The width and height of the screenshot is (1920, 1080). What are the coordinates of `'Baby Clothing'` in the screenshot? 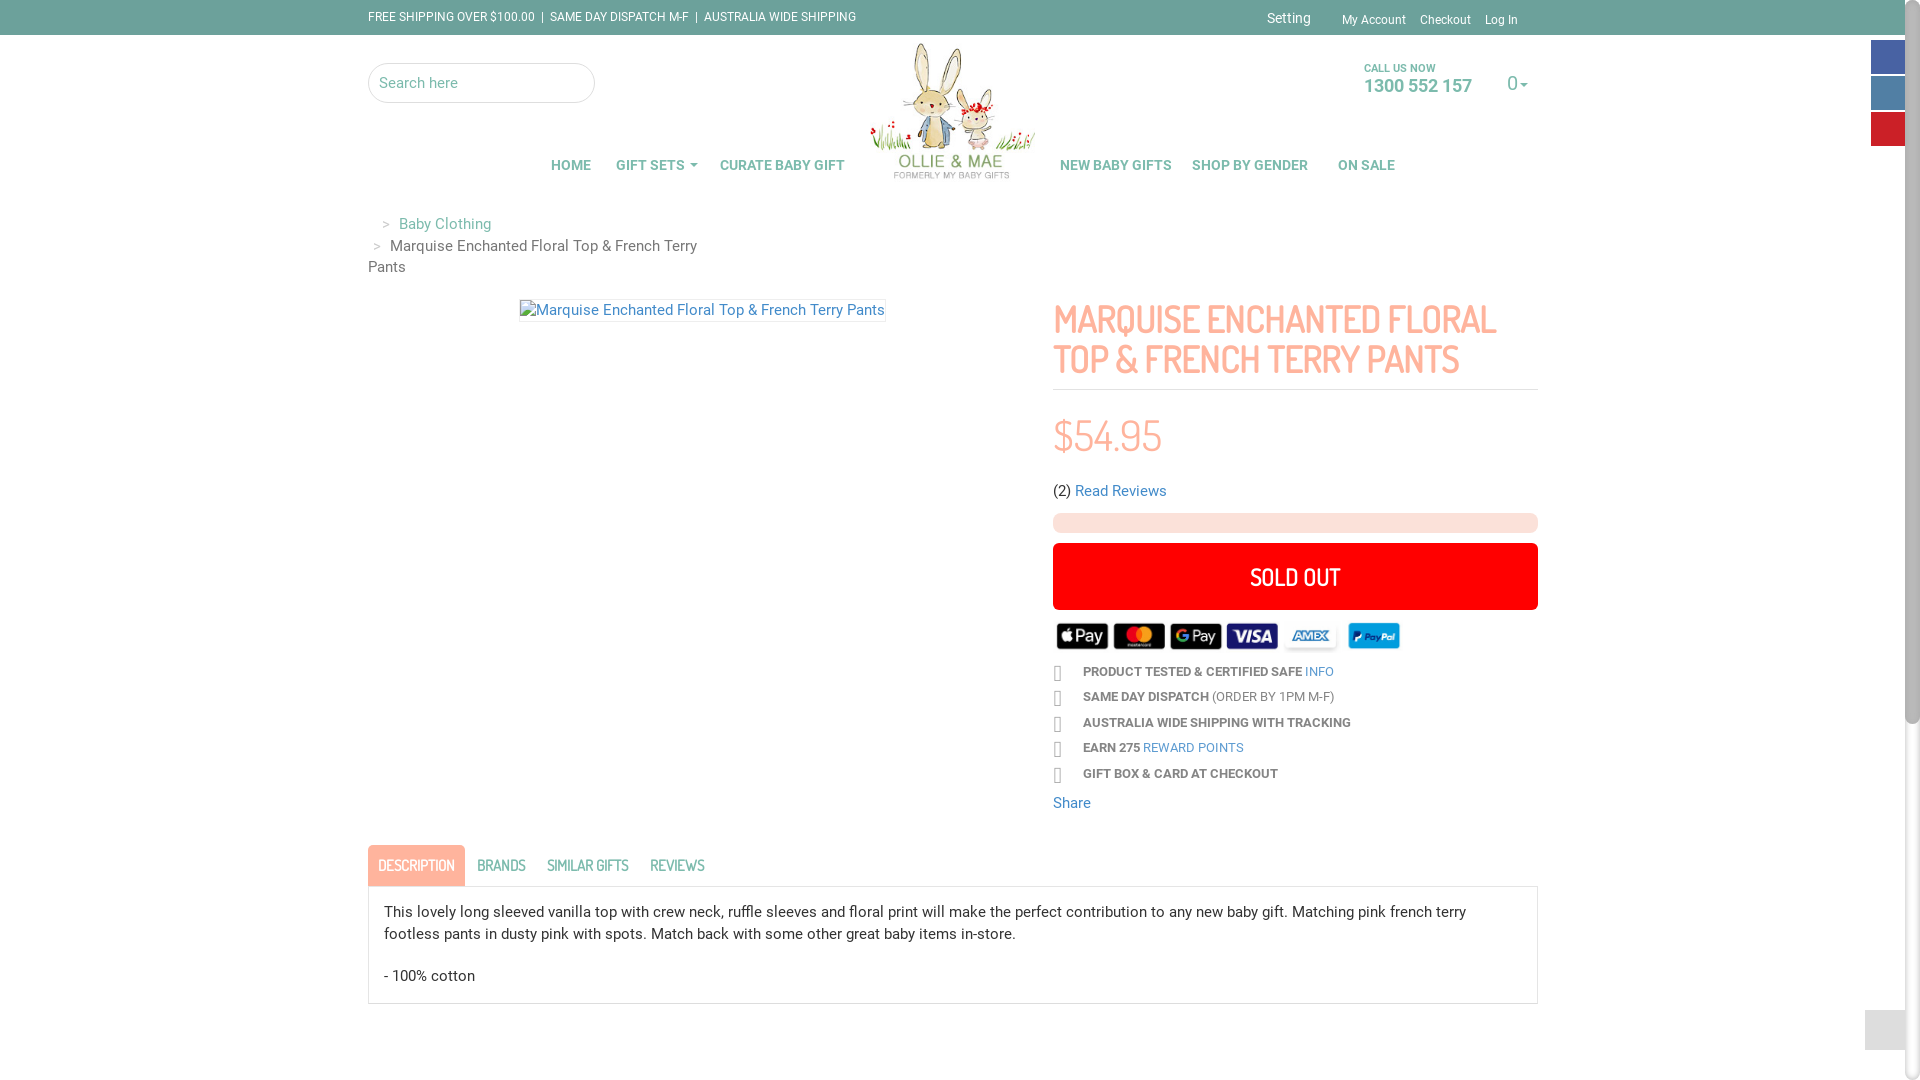 It's located at (443, 223).